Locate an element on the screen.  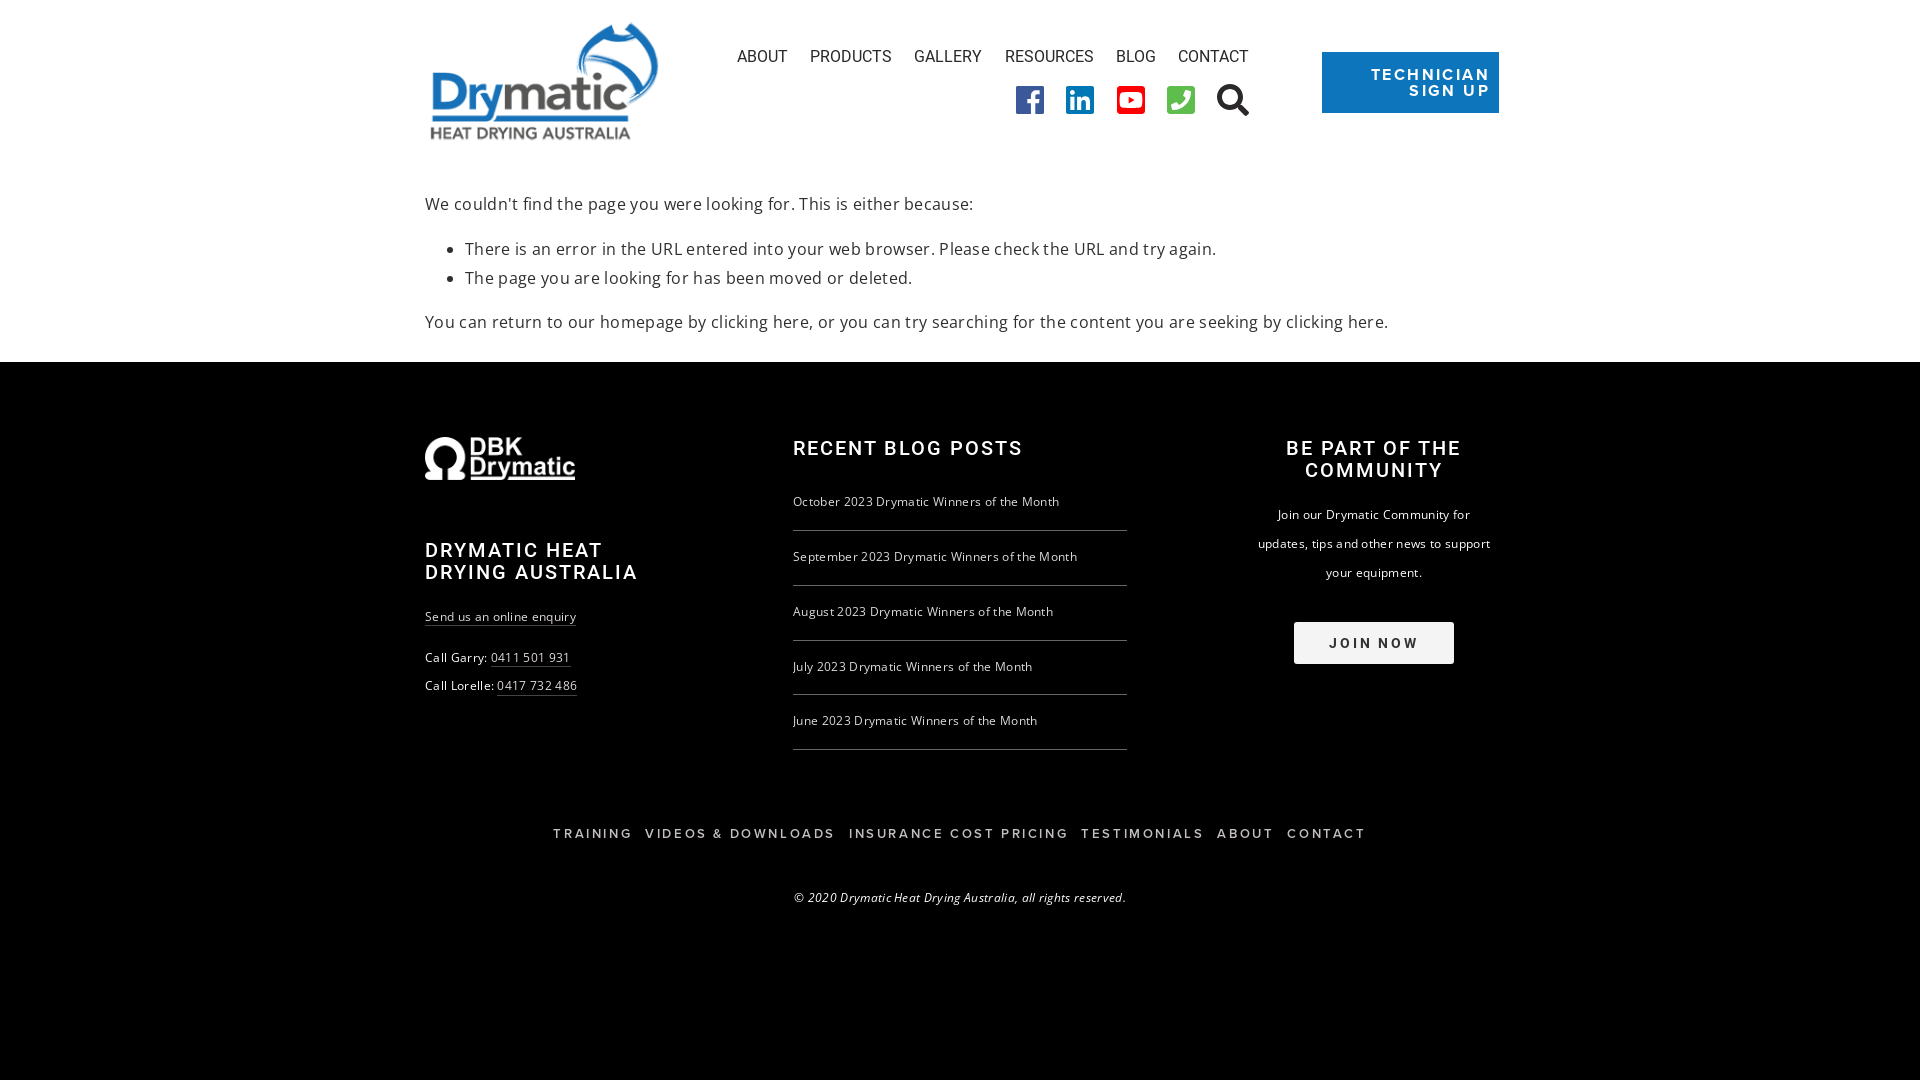
'September 2023 Drymatic Winners of the Month' is located at coordinates (934, 556).